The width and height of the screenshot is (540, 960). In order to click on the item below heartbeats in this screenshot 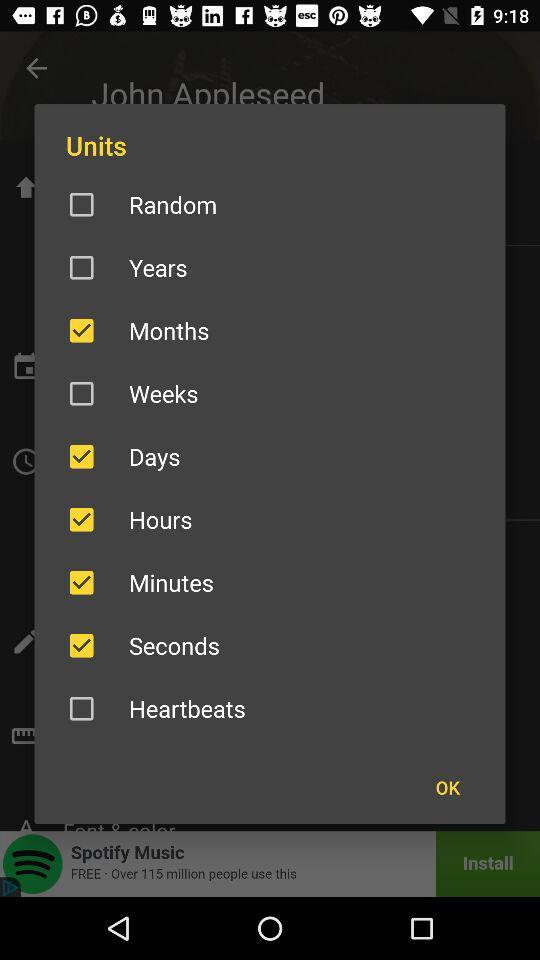, I will do `click(447, 787)`.